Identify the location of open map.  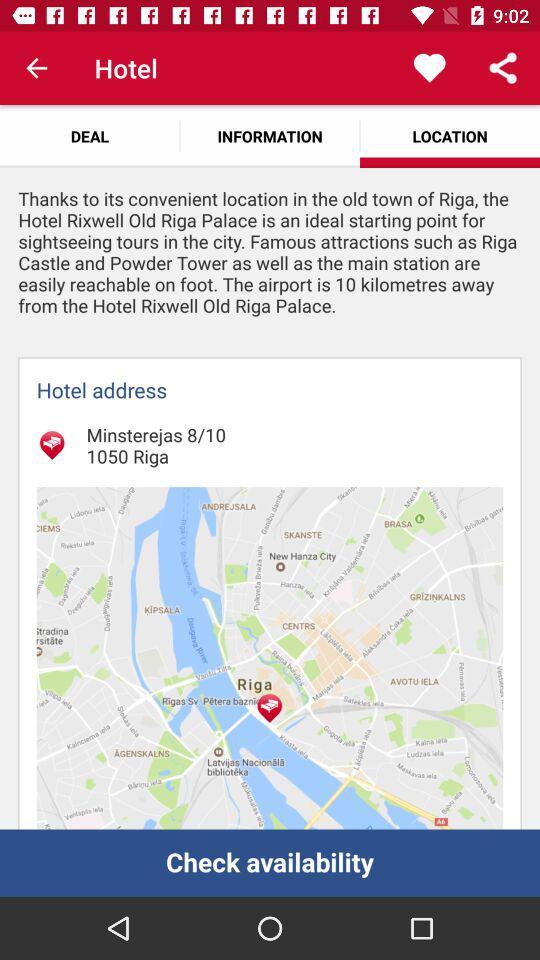
(270, 657).